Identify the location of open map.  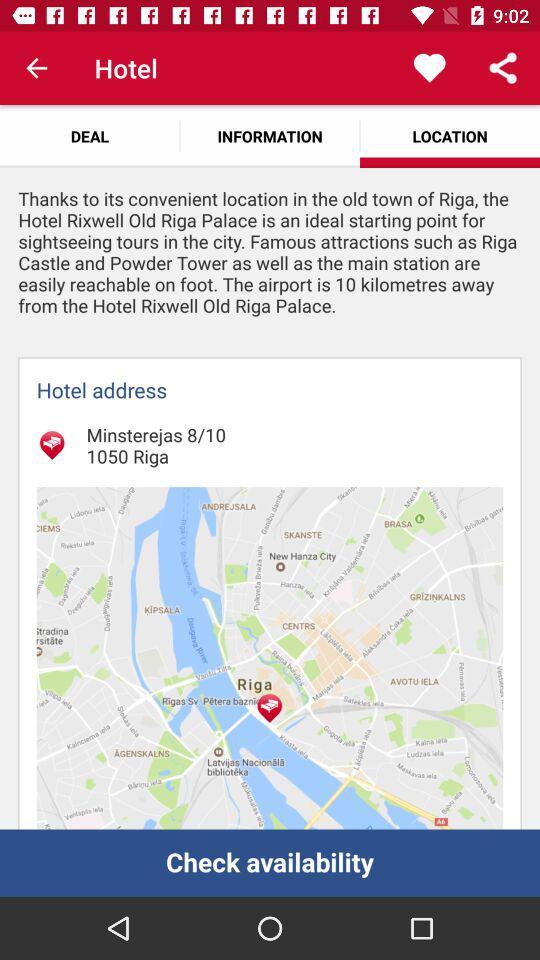
(270, 657).